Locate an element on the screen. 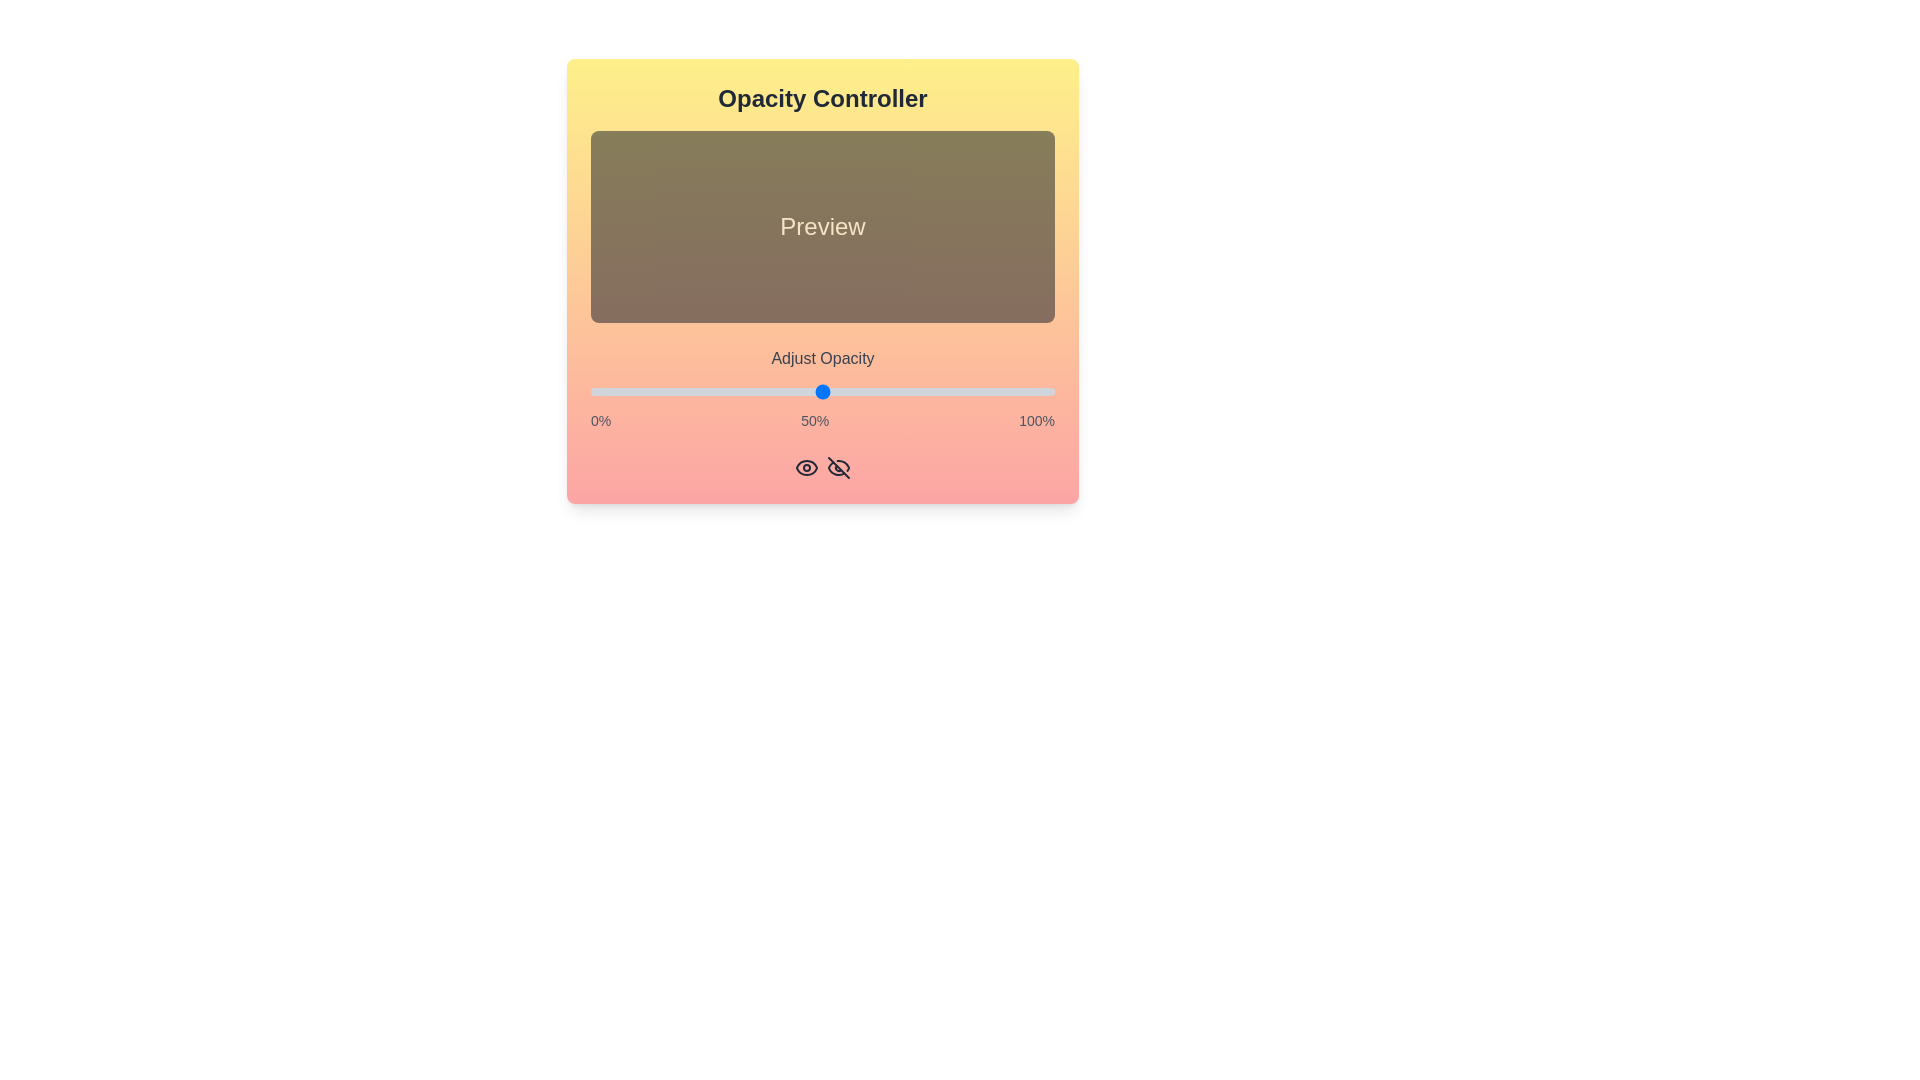  the opacity slider to 39% is located at coordinates (771, 392).